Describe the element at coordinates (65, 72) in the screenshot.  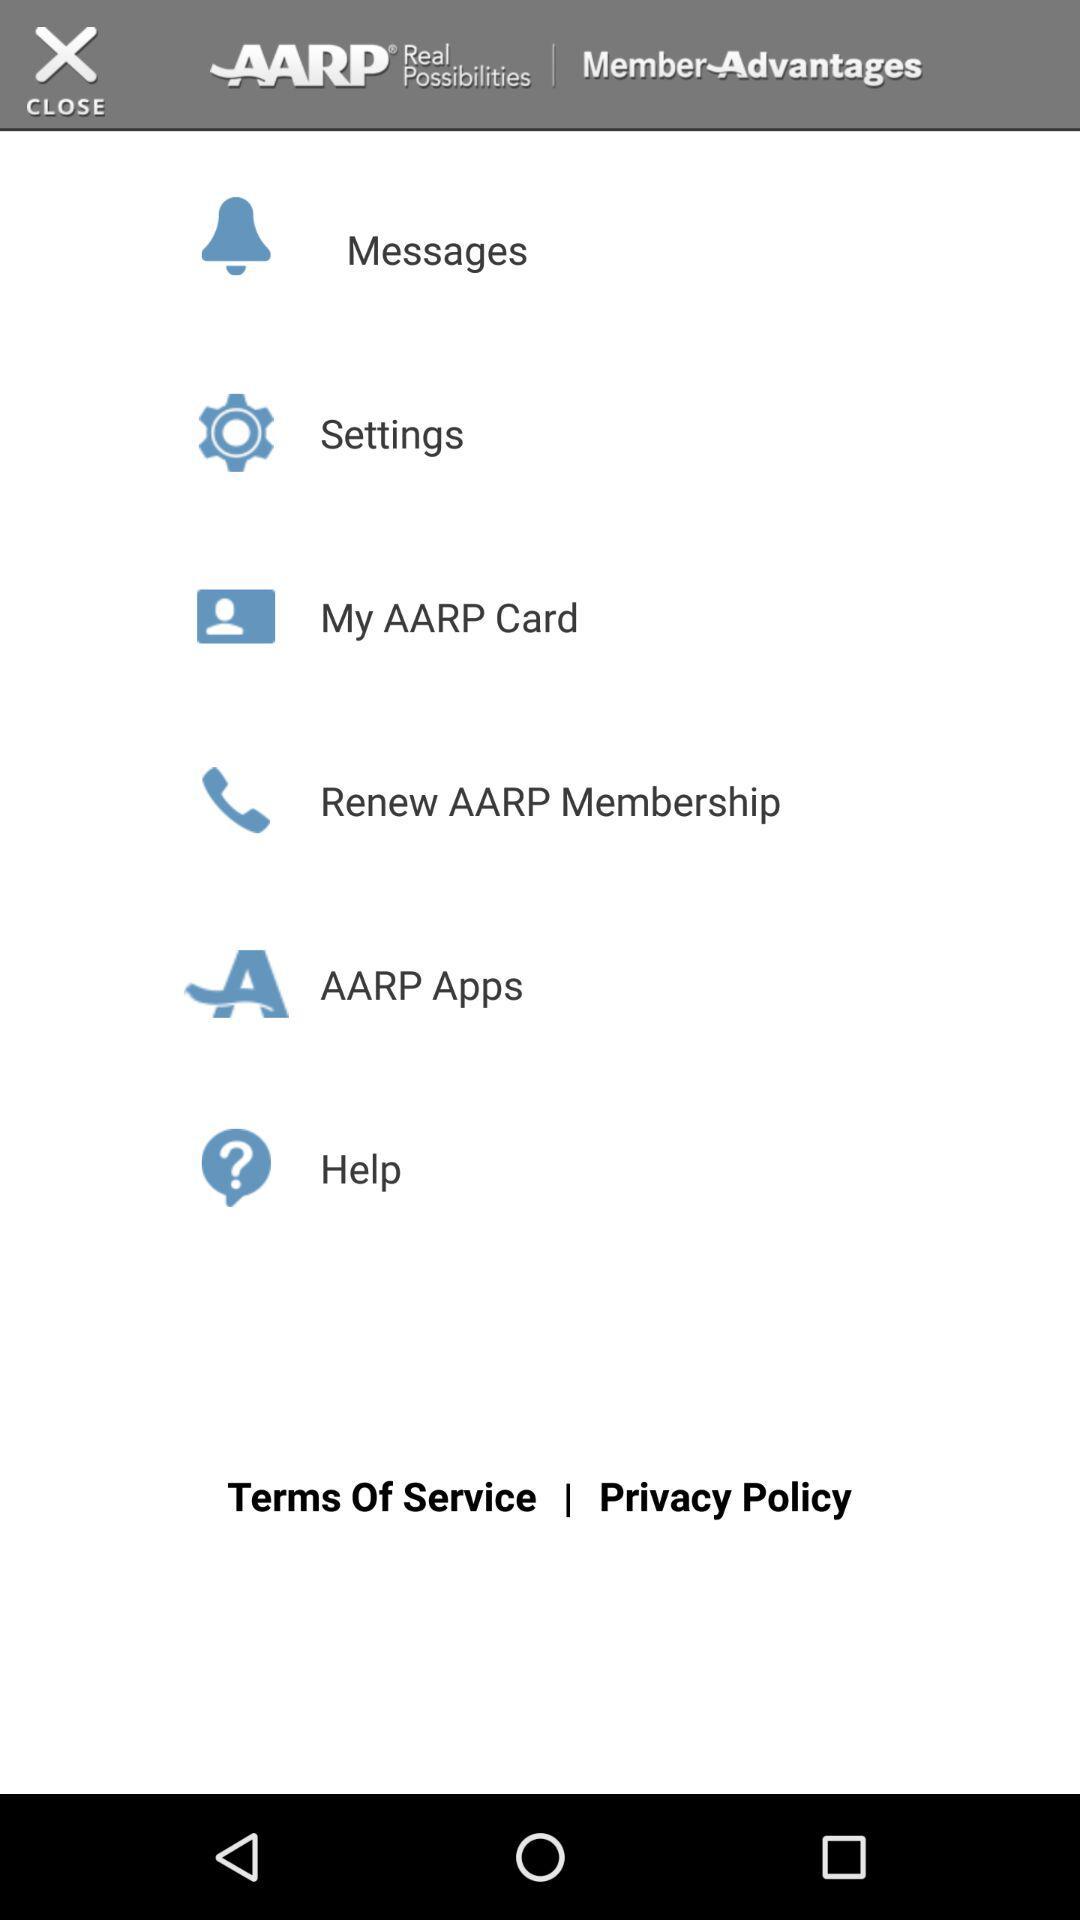
I see `close` at that location.